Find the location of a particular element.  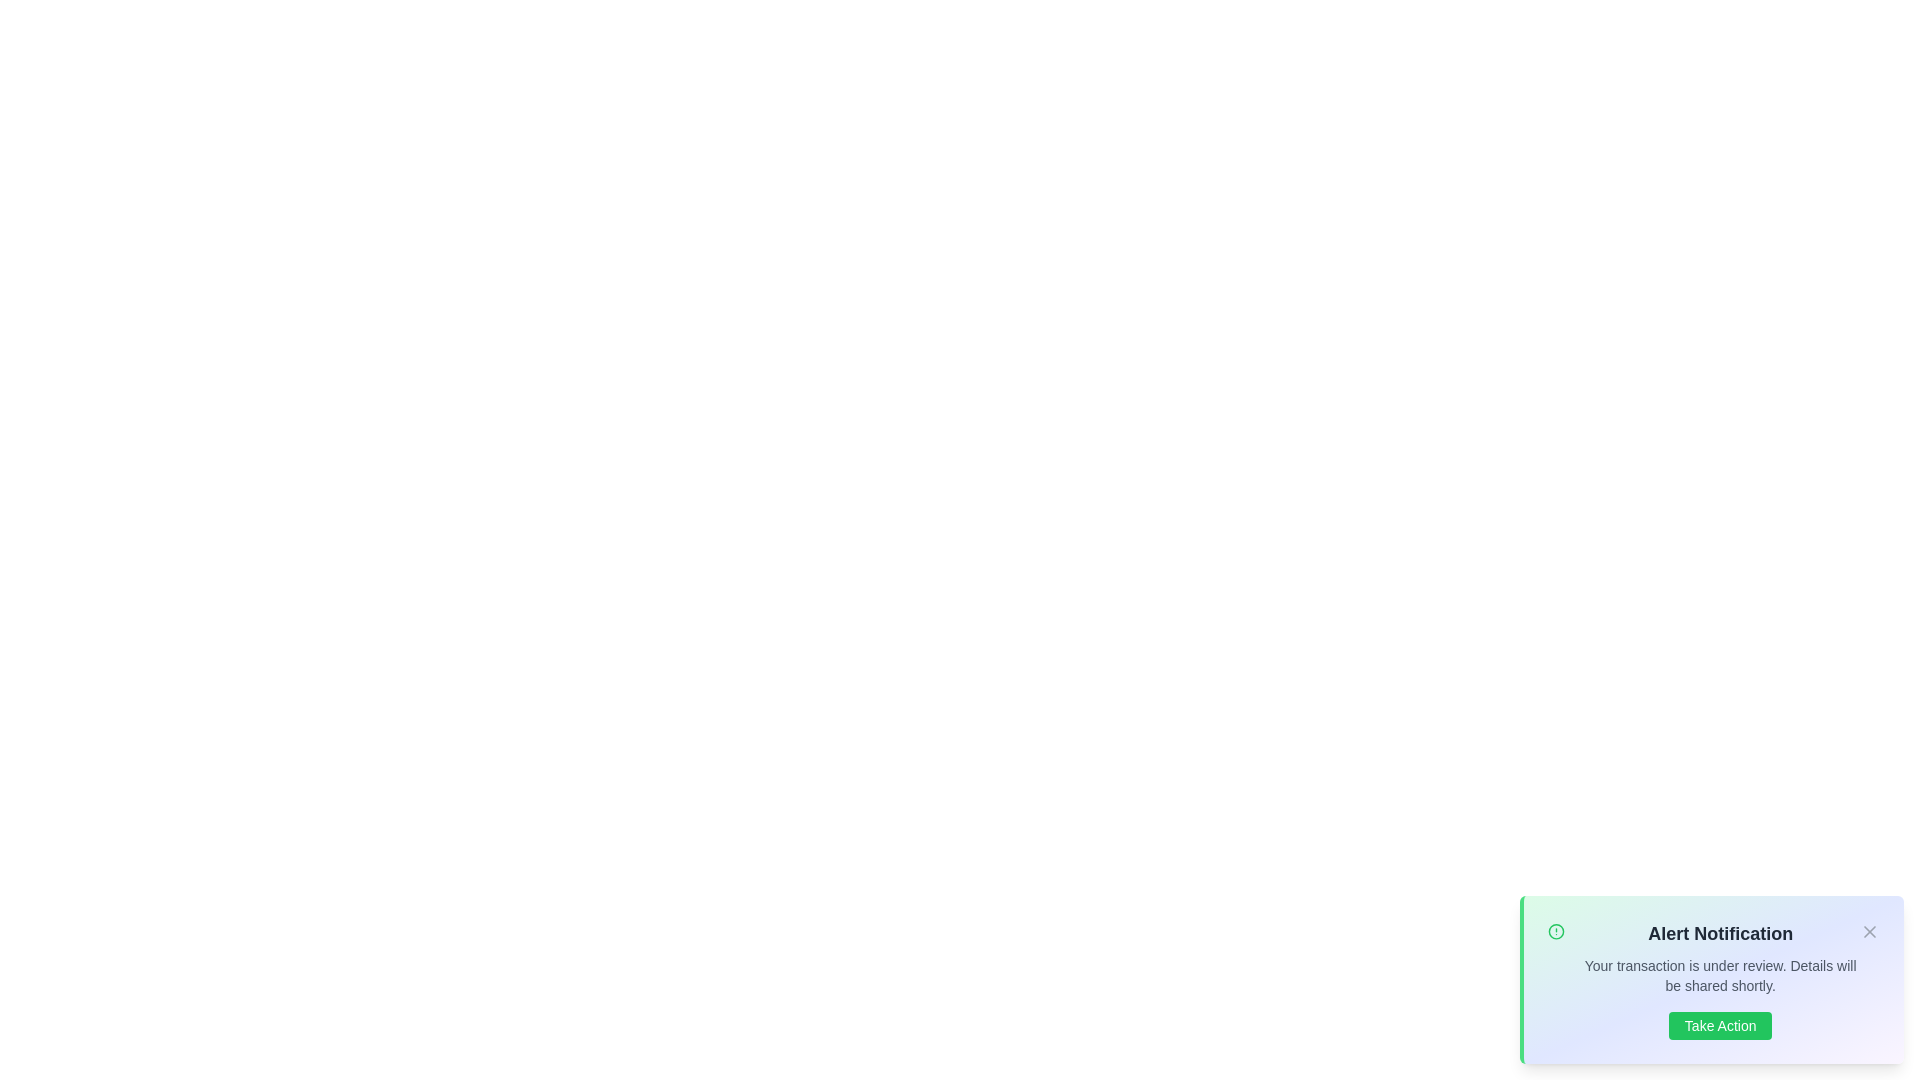

the close button to close the alert notification is located at coordinates (1869, 932).